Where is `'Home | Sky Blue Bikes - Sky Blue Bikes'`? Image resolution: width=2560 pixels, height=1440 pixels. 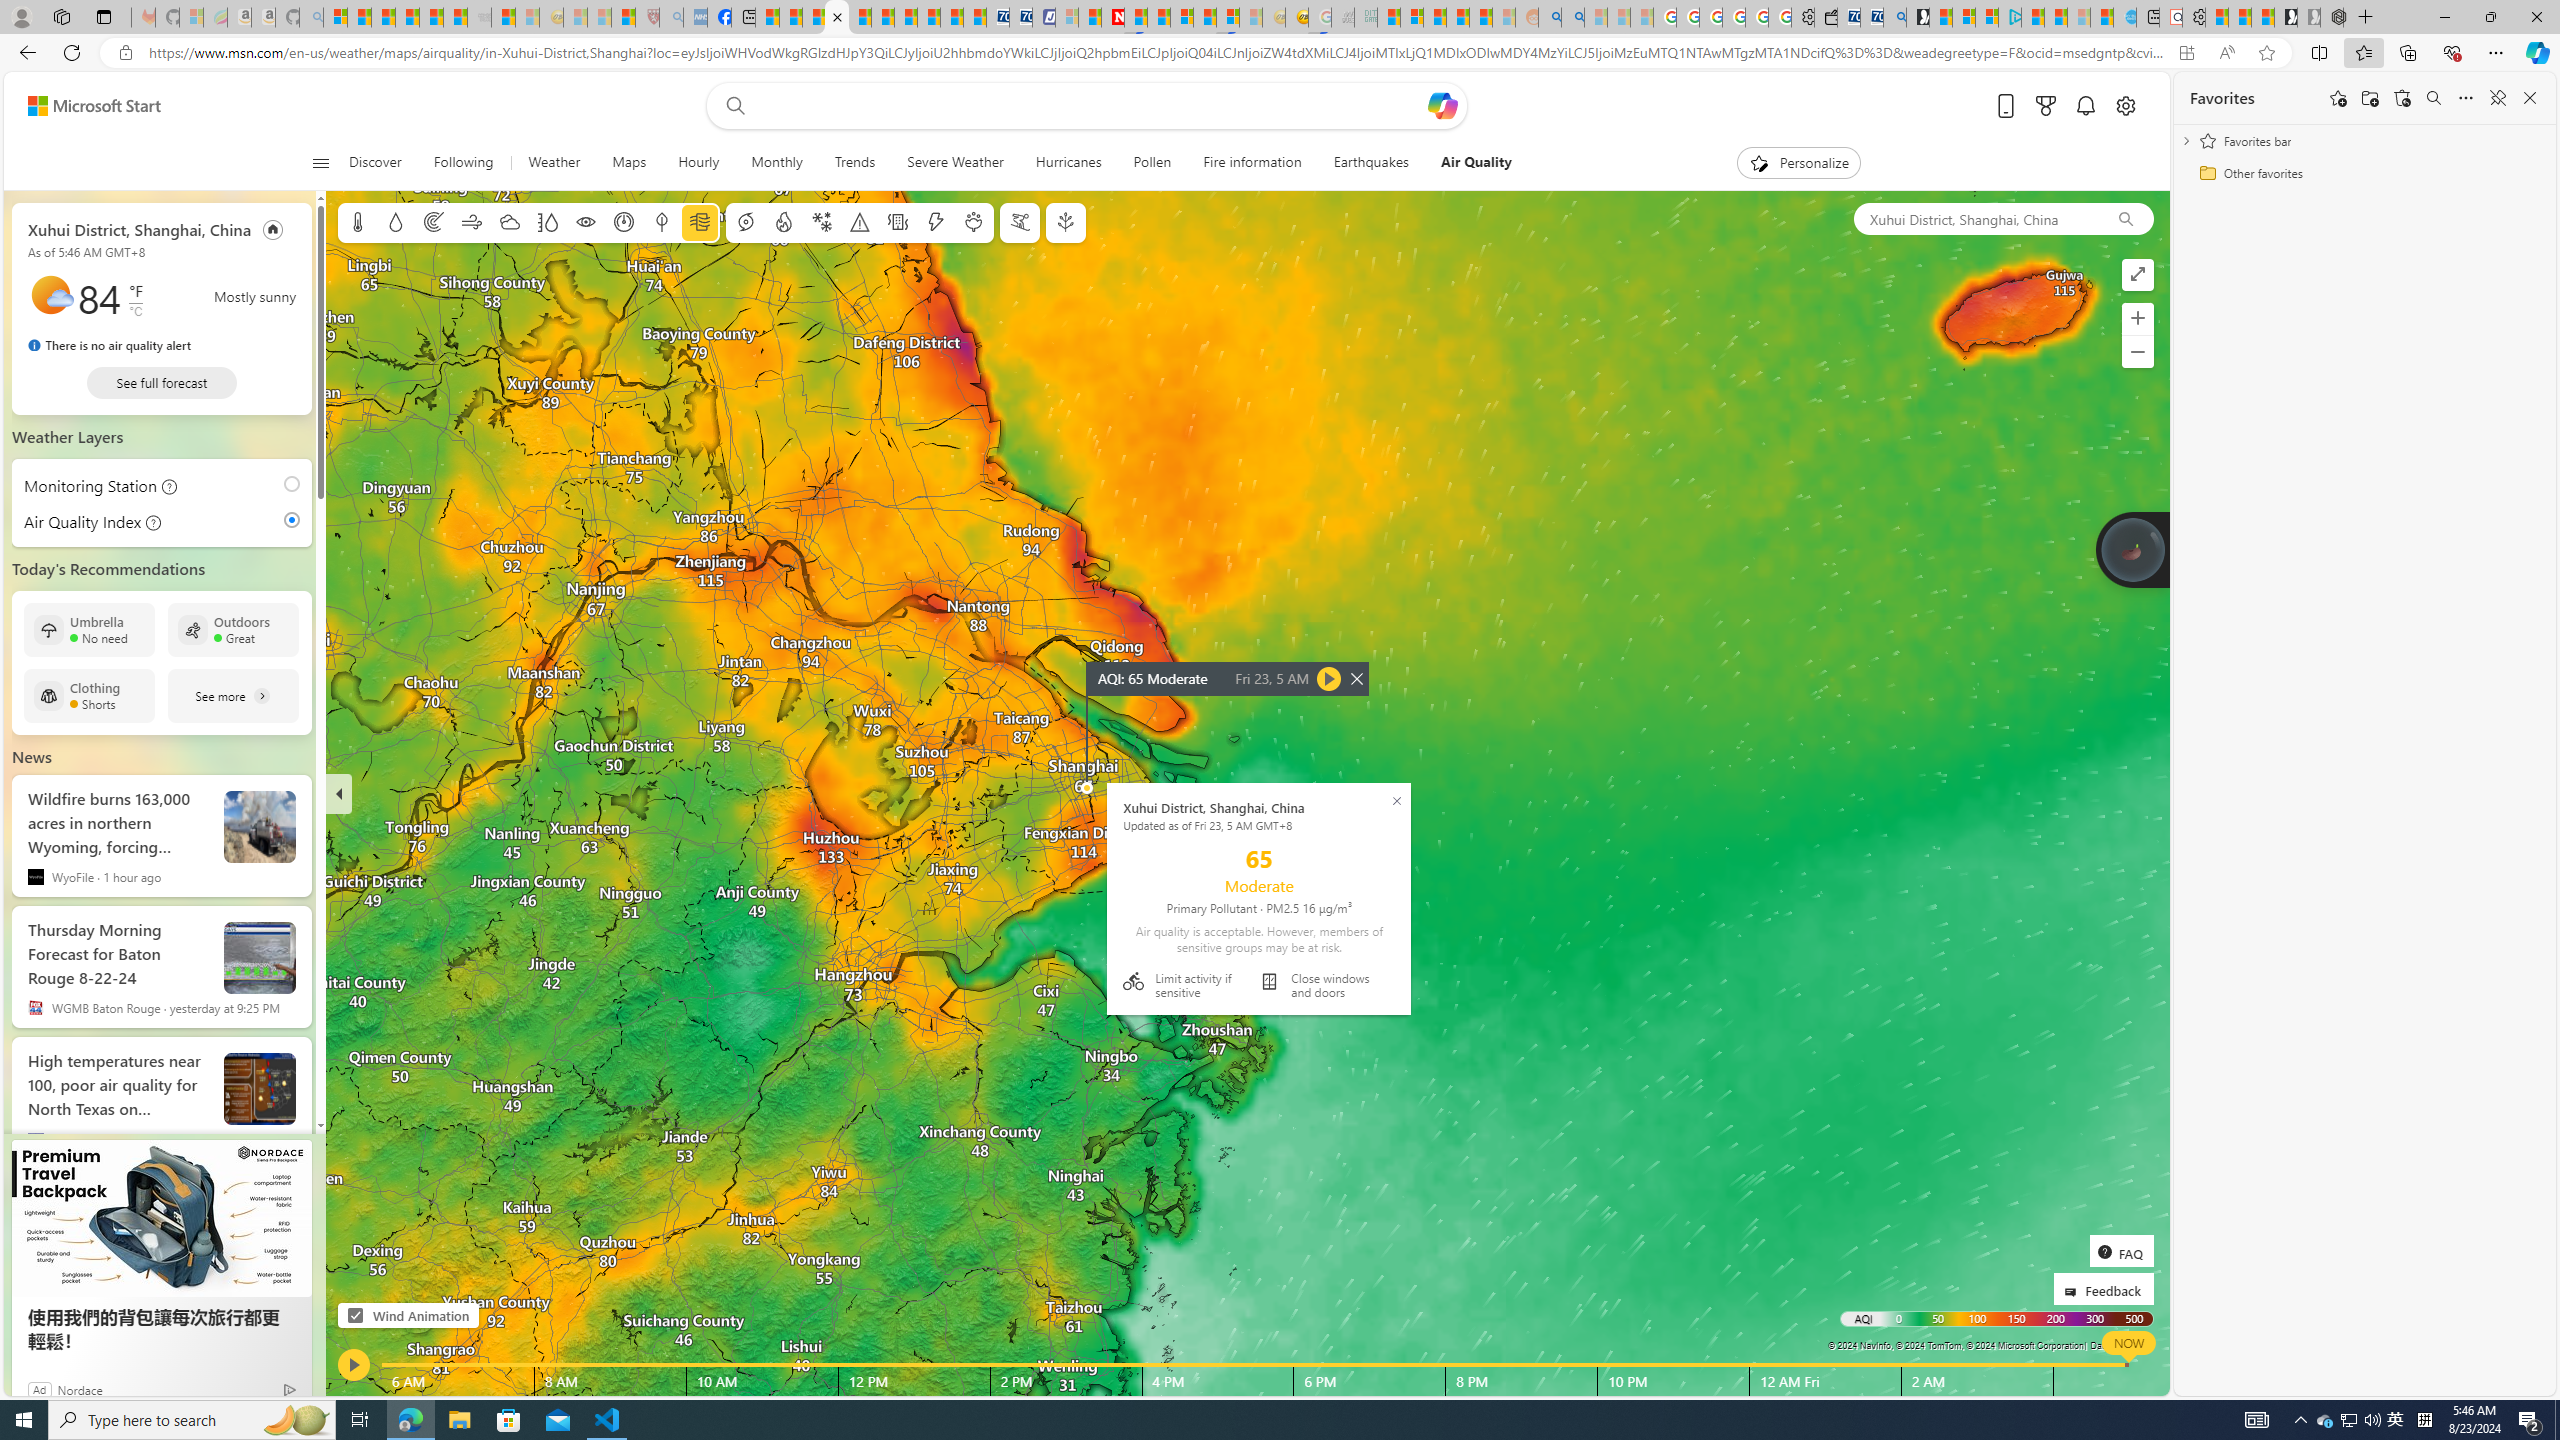
'Home | Sky Blue Bikes - Sky Blue Bikes' is located at coordinates (2123, 16).